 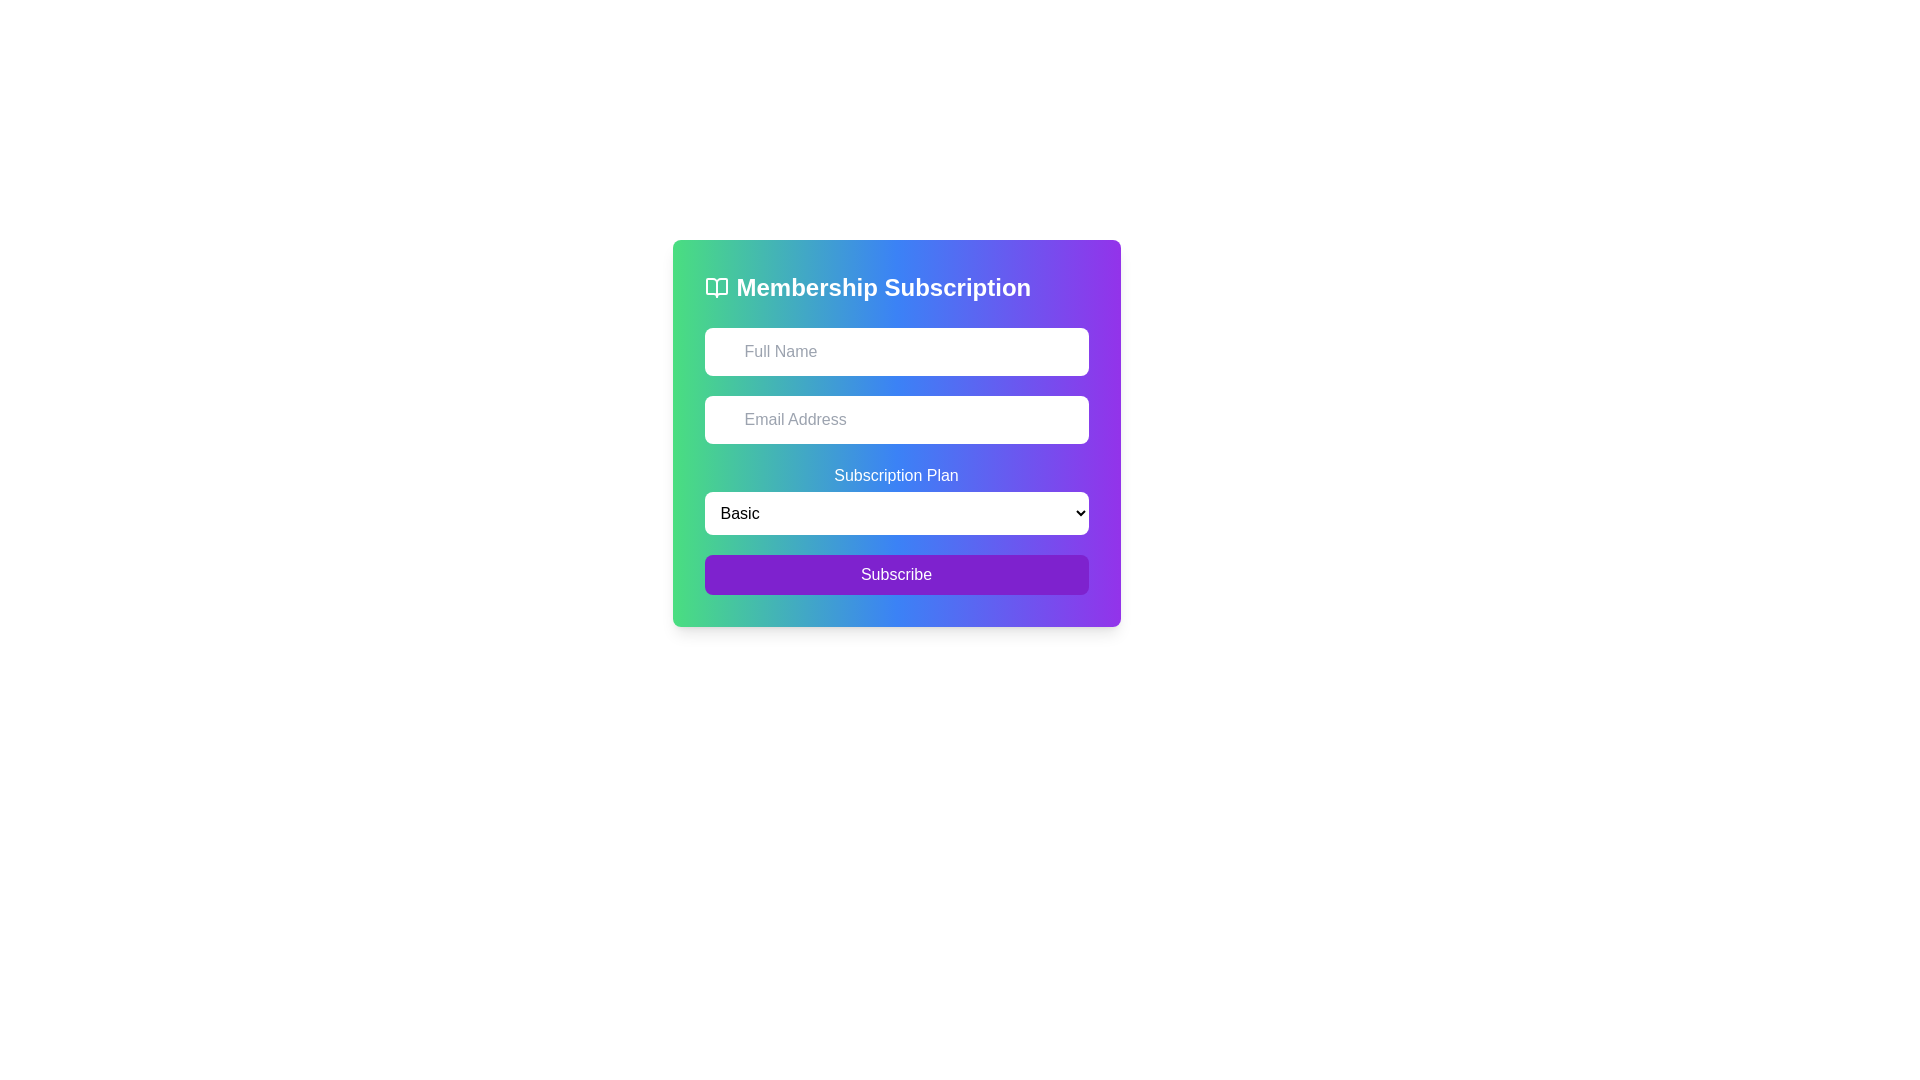 I want to click on an option from the 'Subscription Plan' dropdown menu, which is visually identified by its white background and black text, displaying 'Basic' as the default selection, so click(x=895, y=498).